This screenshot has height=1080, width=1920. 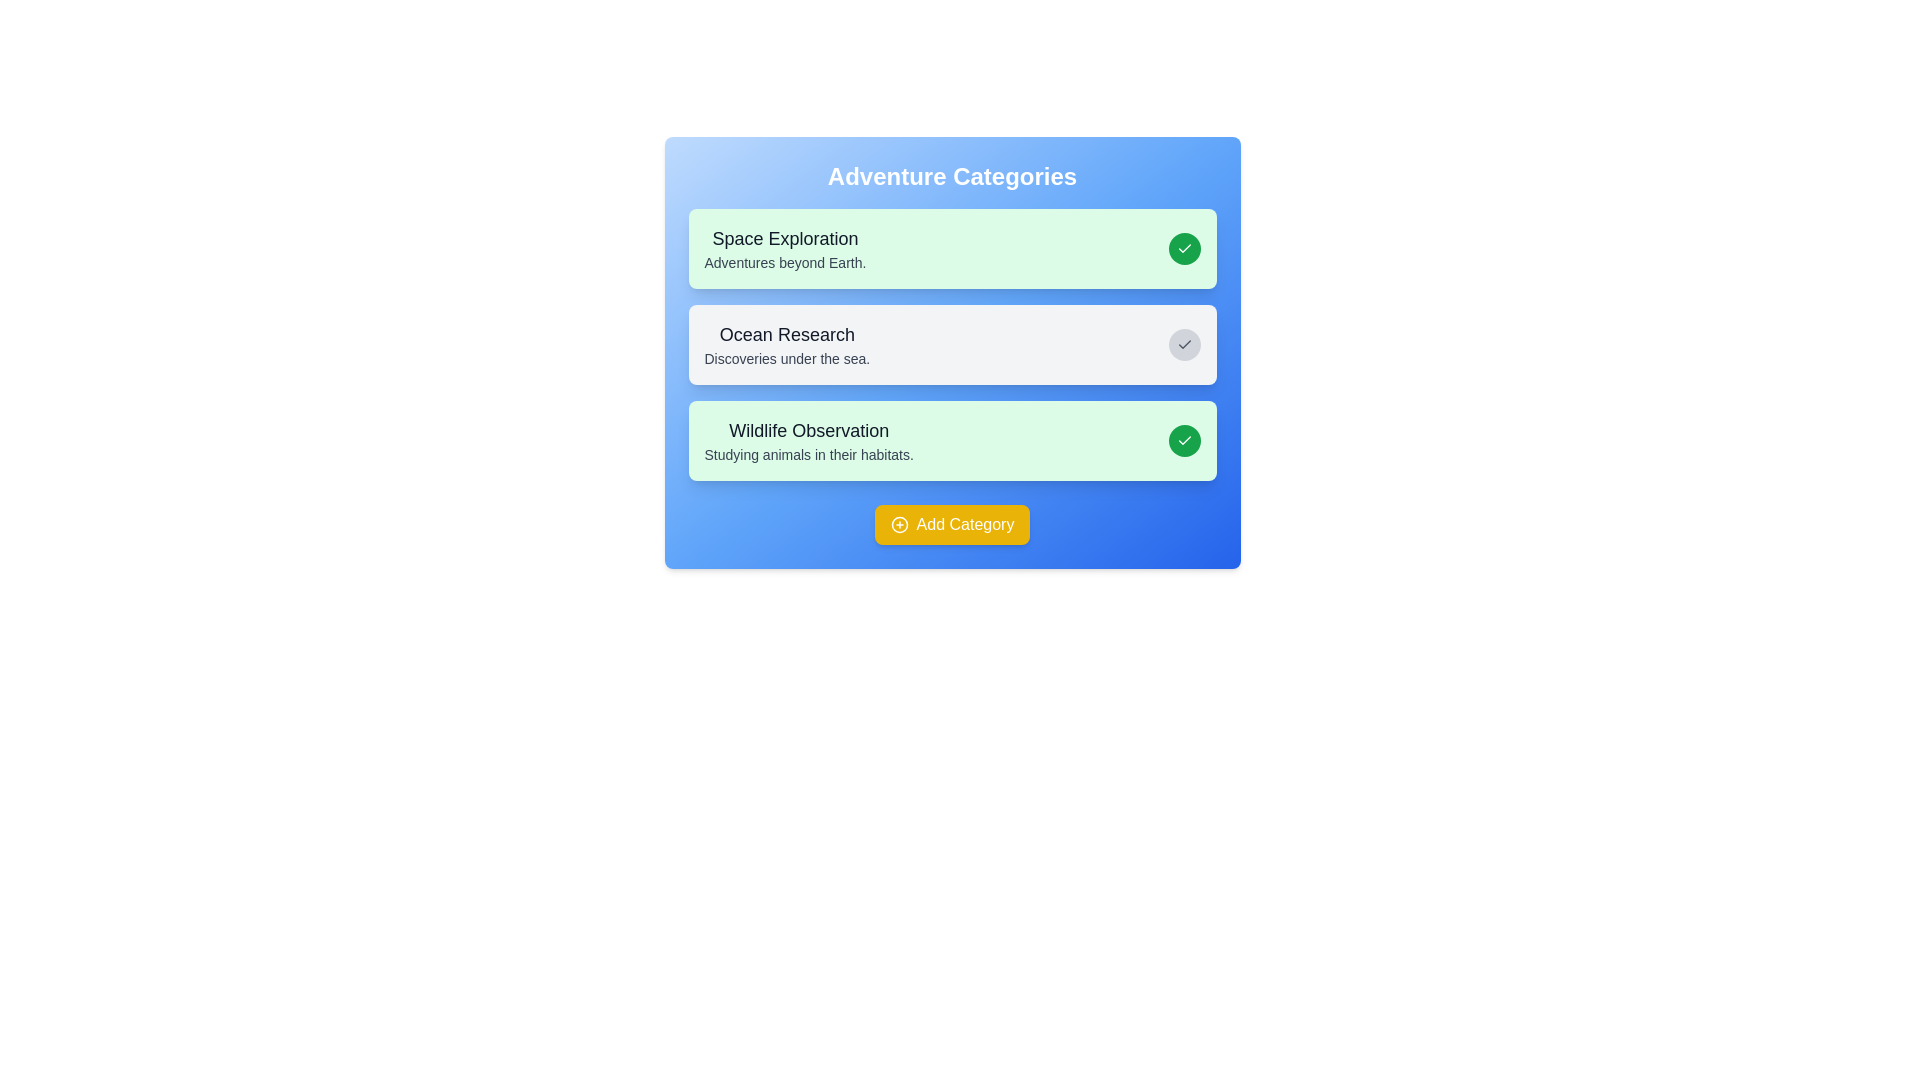 What do you see at coordinates (1184, 343) in the screenshot?
I see `the chip labeled Ocean Research by clicking its checkmark` at bounding box center [1184, 343].